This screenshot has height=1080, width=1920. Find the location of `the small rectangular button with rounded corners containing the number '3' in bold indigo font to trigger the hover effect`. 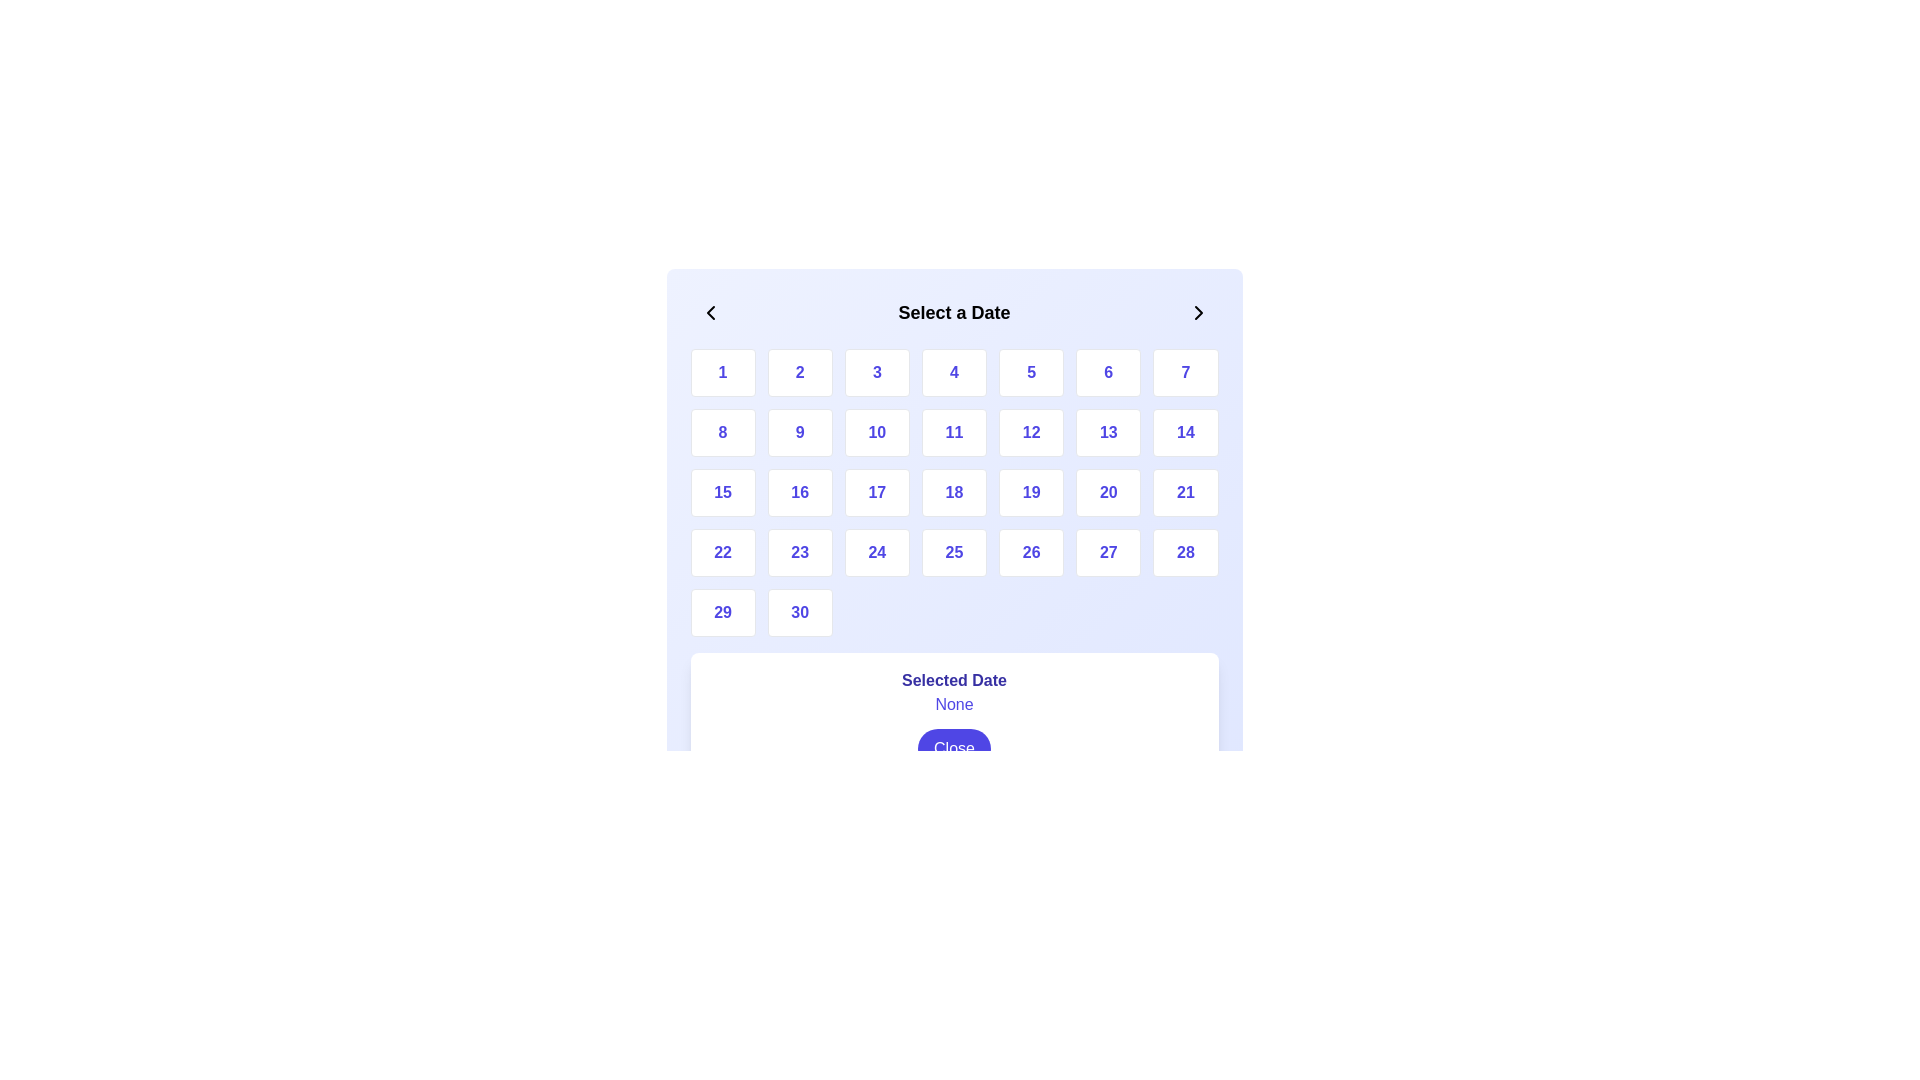

the small rectangular button with rounded corners containing the number '3' in bold indigo font to trigger the hover effect is located at coordinates (877, 373).